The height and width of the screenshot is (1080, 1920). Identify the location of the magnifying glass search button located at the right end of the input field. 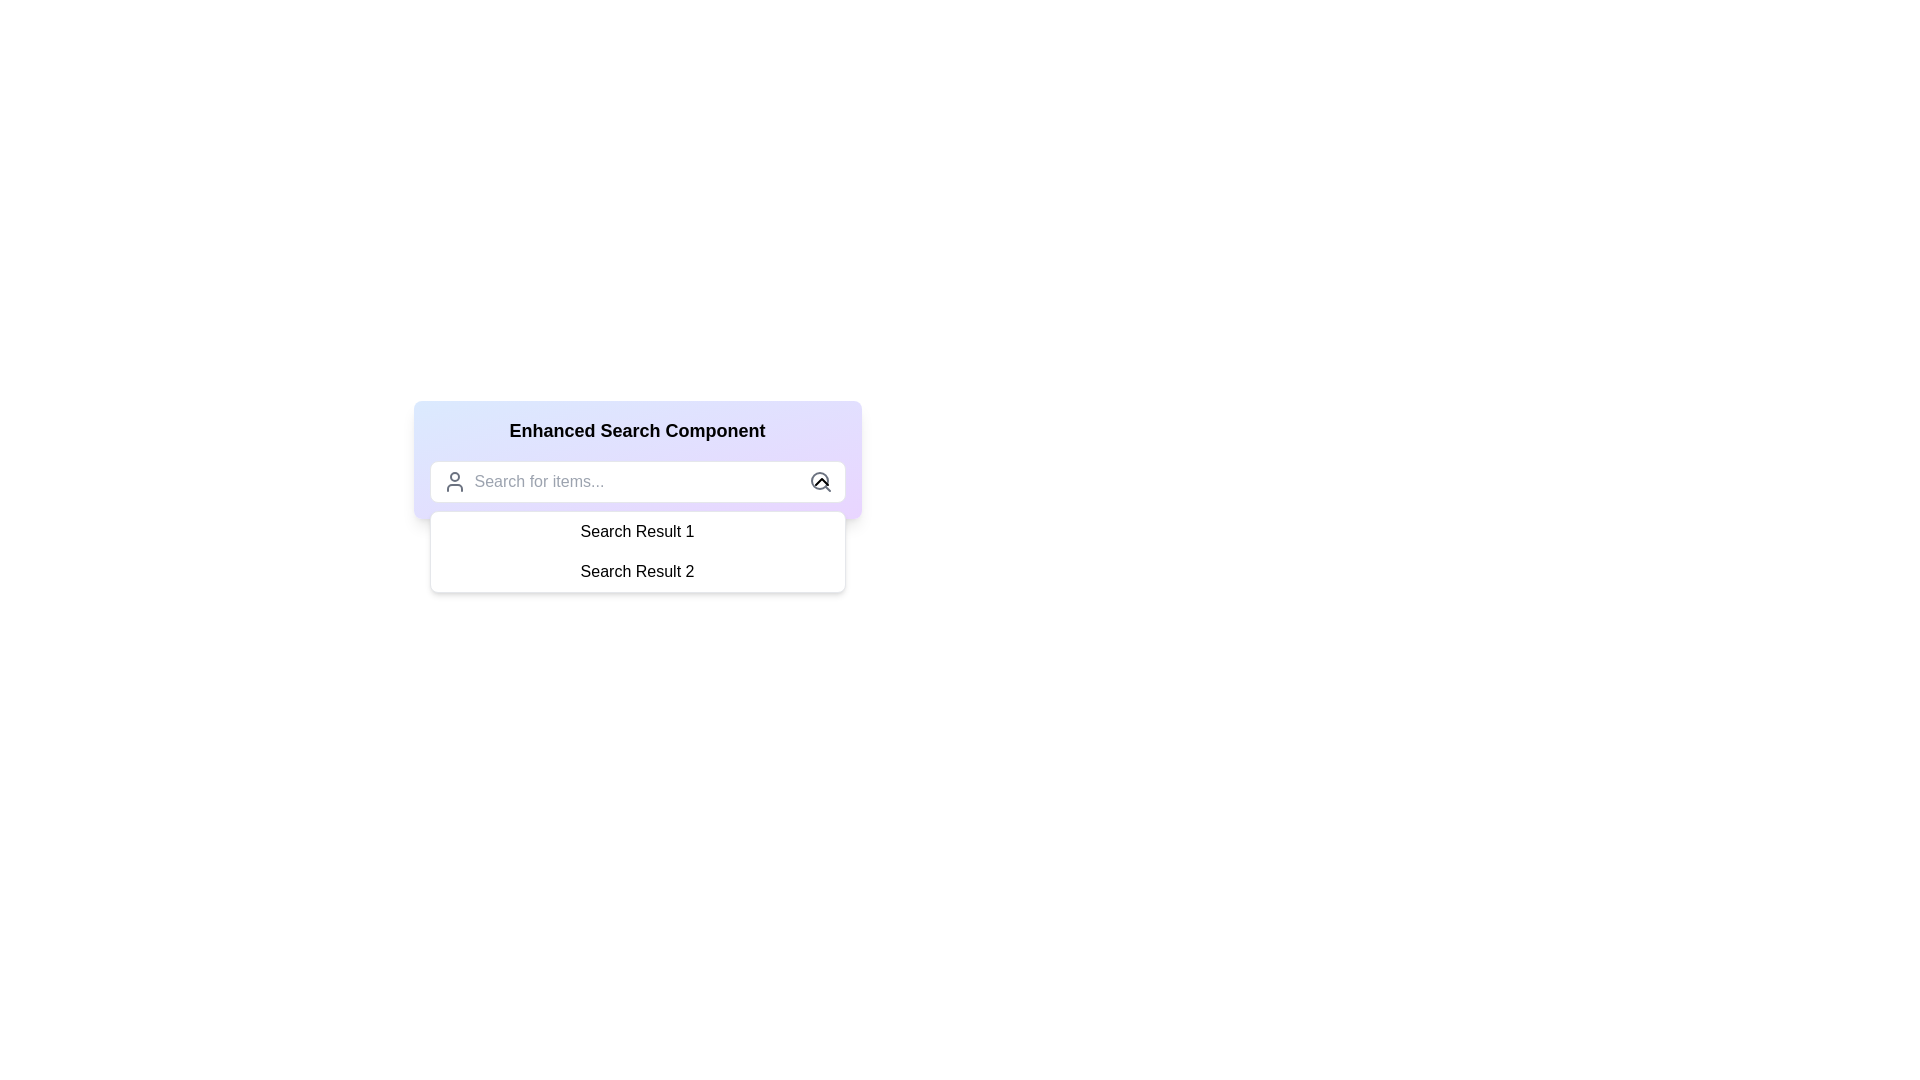
(820, 482).